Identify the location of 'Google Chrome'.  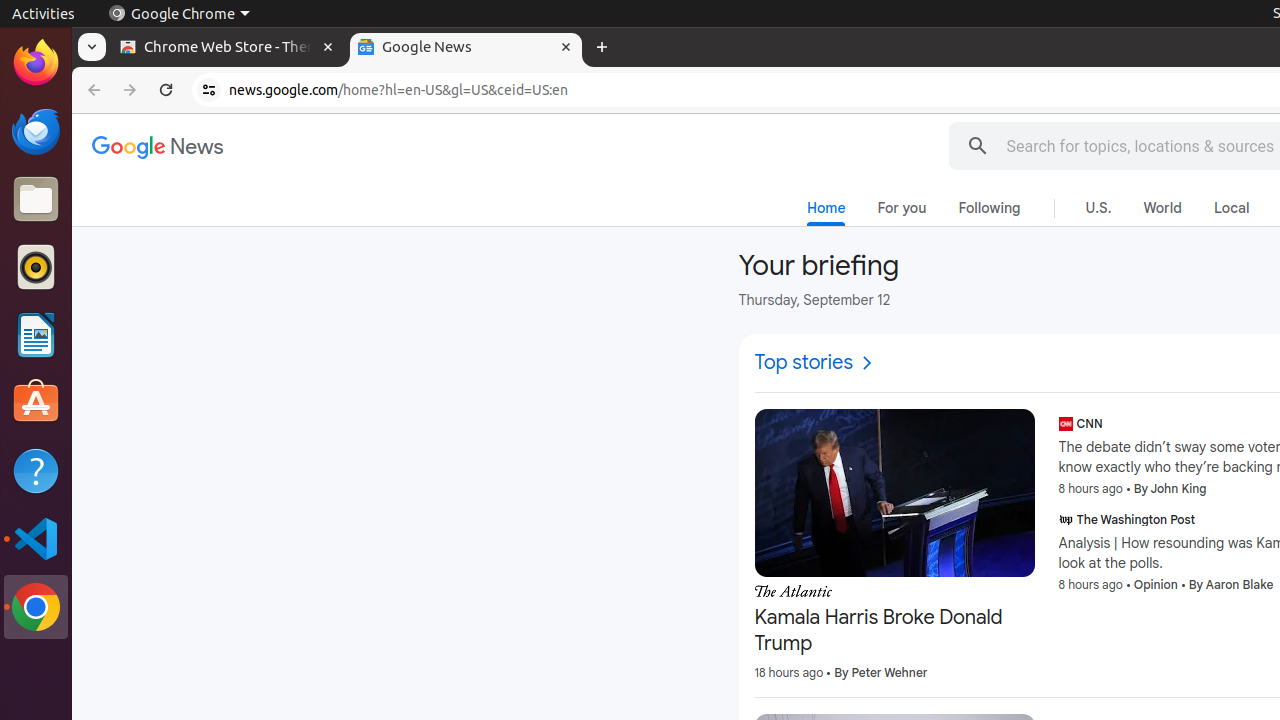
(178, 13).